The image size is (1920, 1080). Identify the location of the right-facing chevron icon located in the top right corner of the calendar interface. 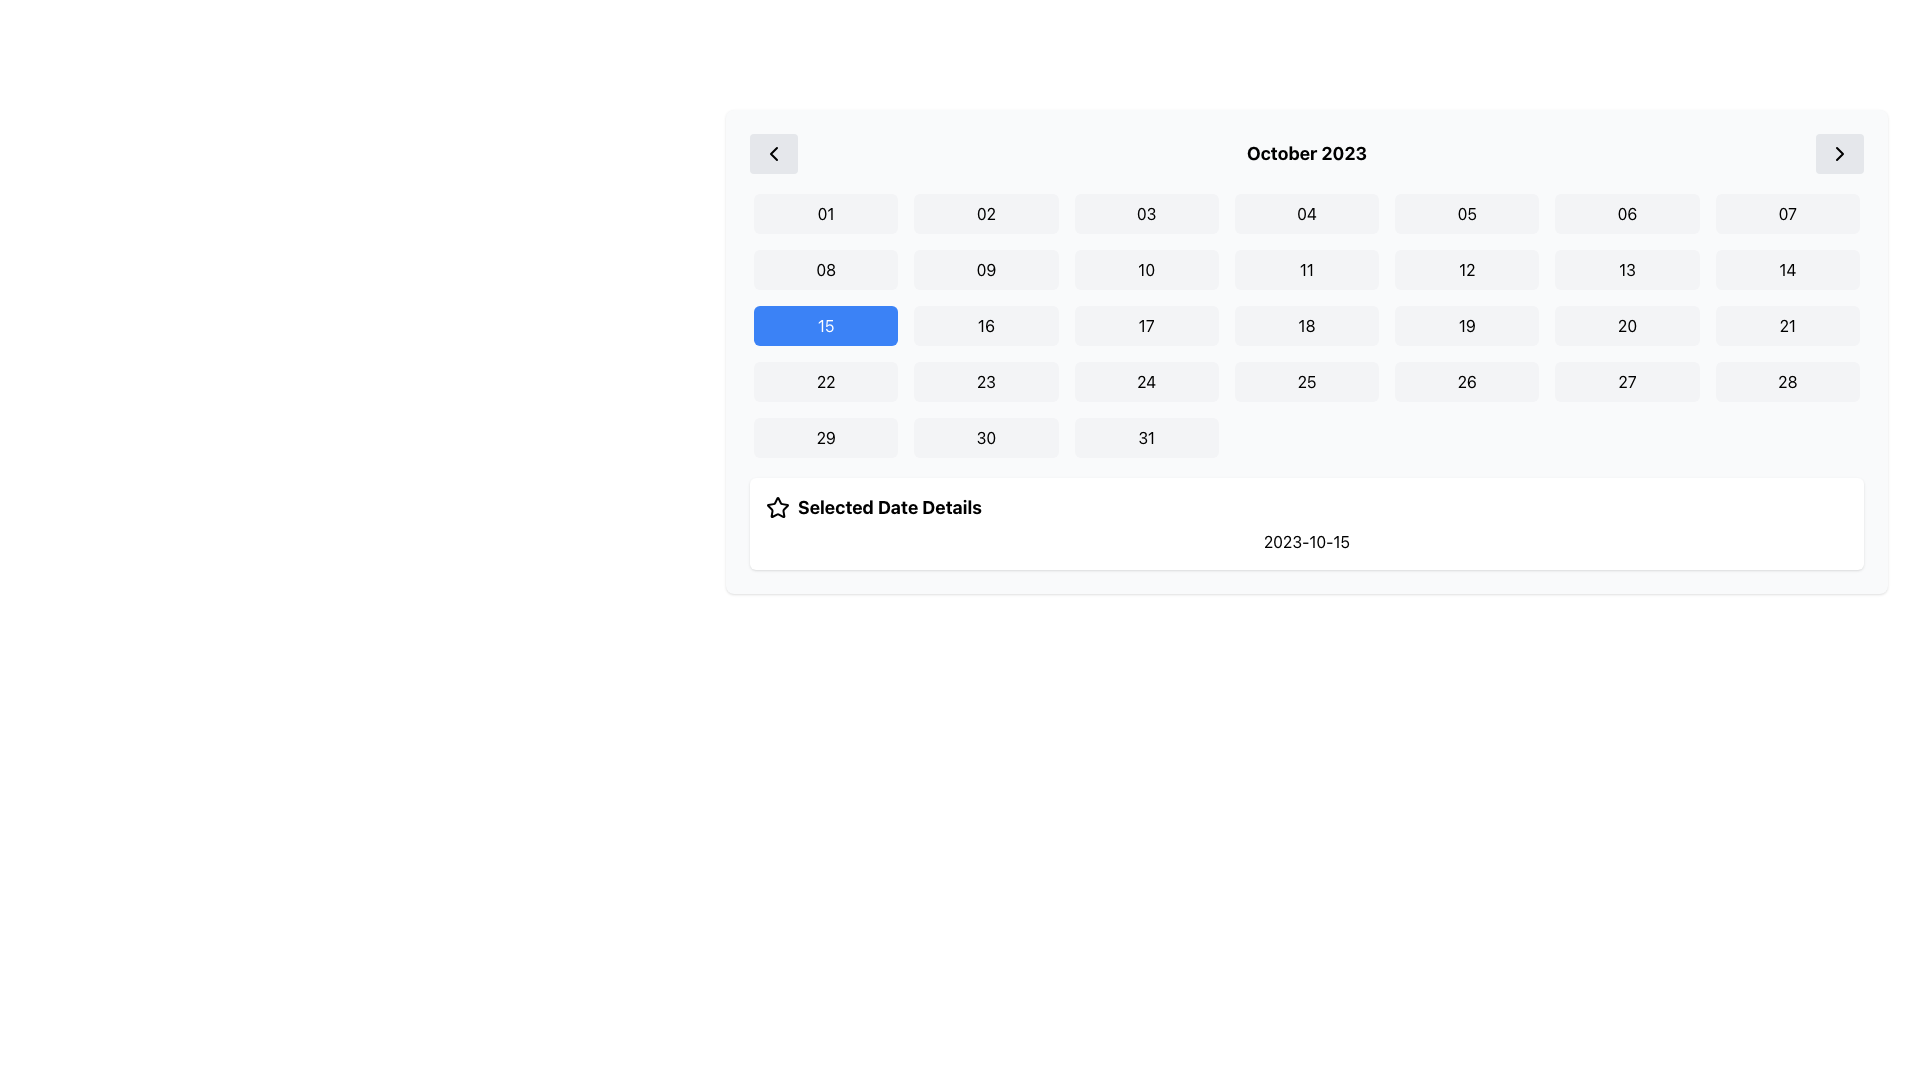
(1839, 153).